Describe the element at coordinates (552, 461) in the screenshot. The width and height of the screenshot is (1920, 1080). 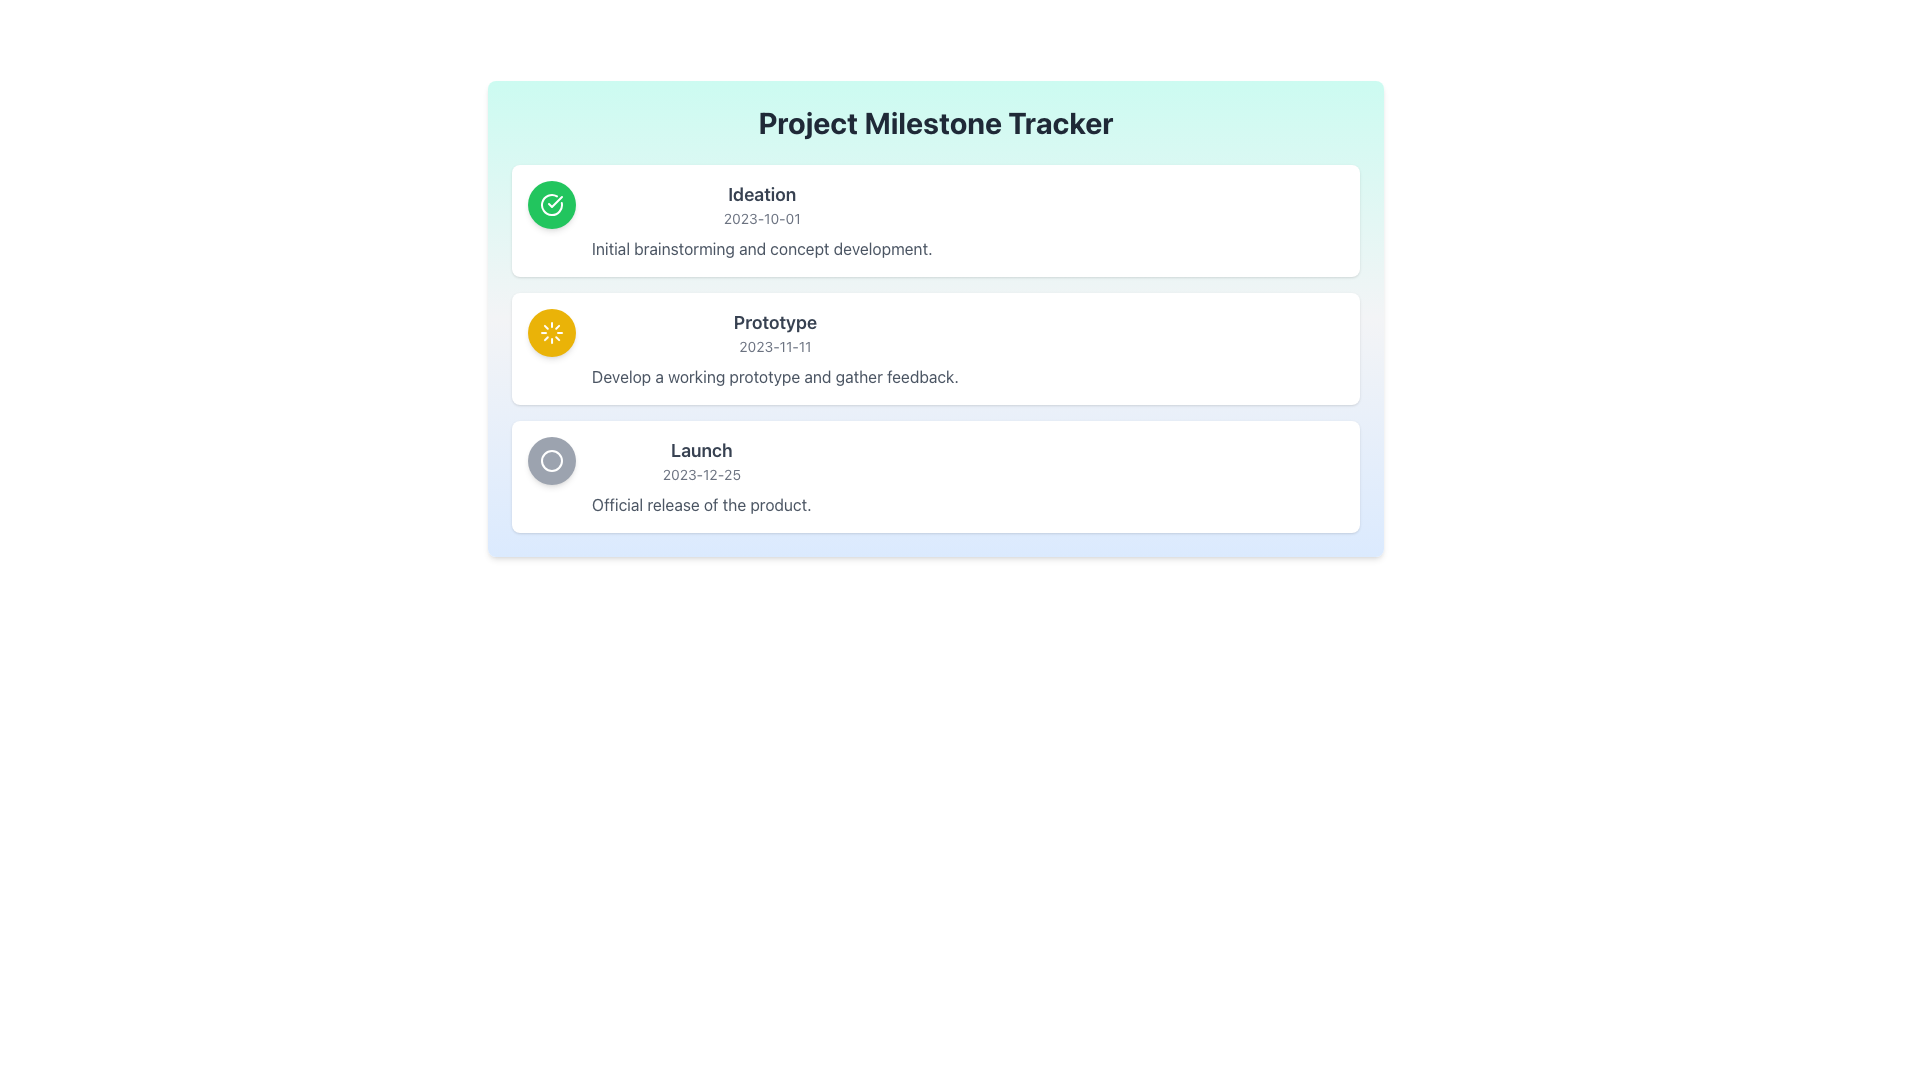
I see `the circular gray button with white text or icon located at the left side of the 'Launch' milestone entry, which is identified by bold gray text and the date '2023-12-25'` at that location.